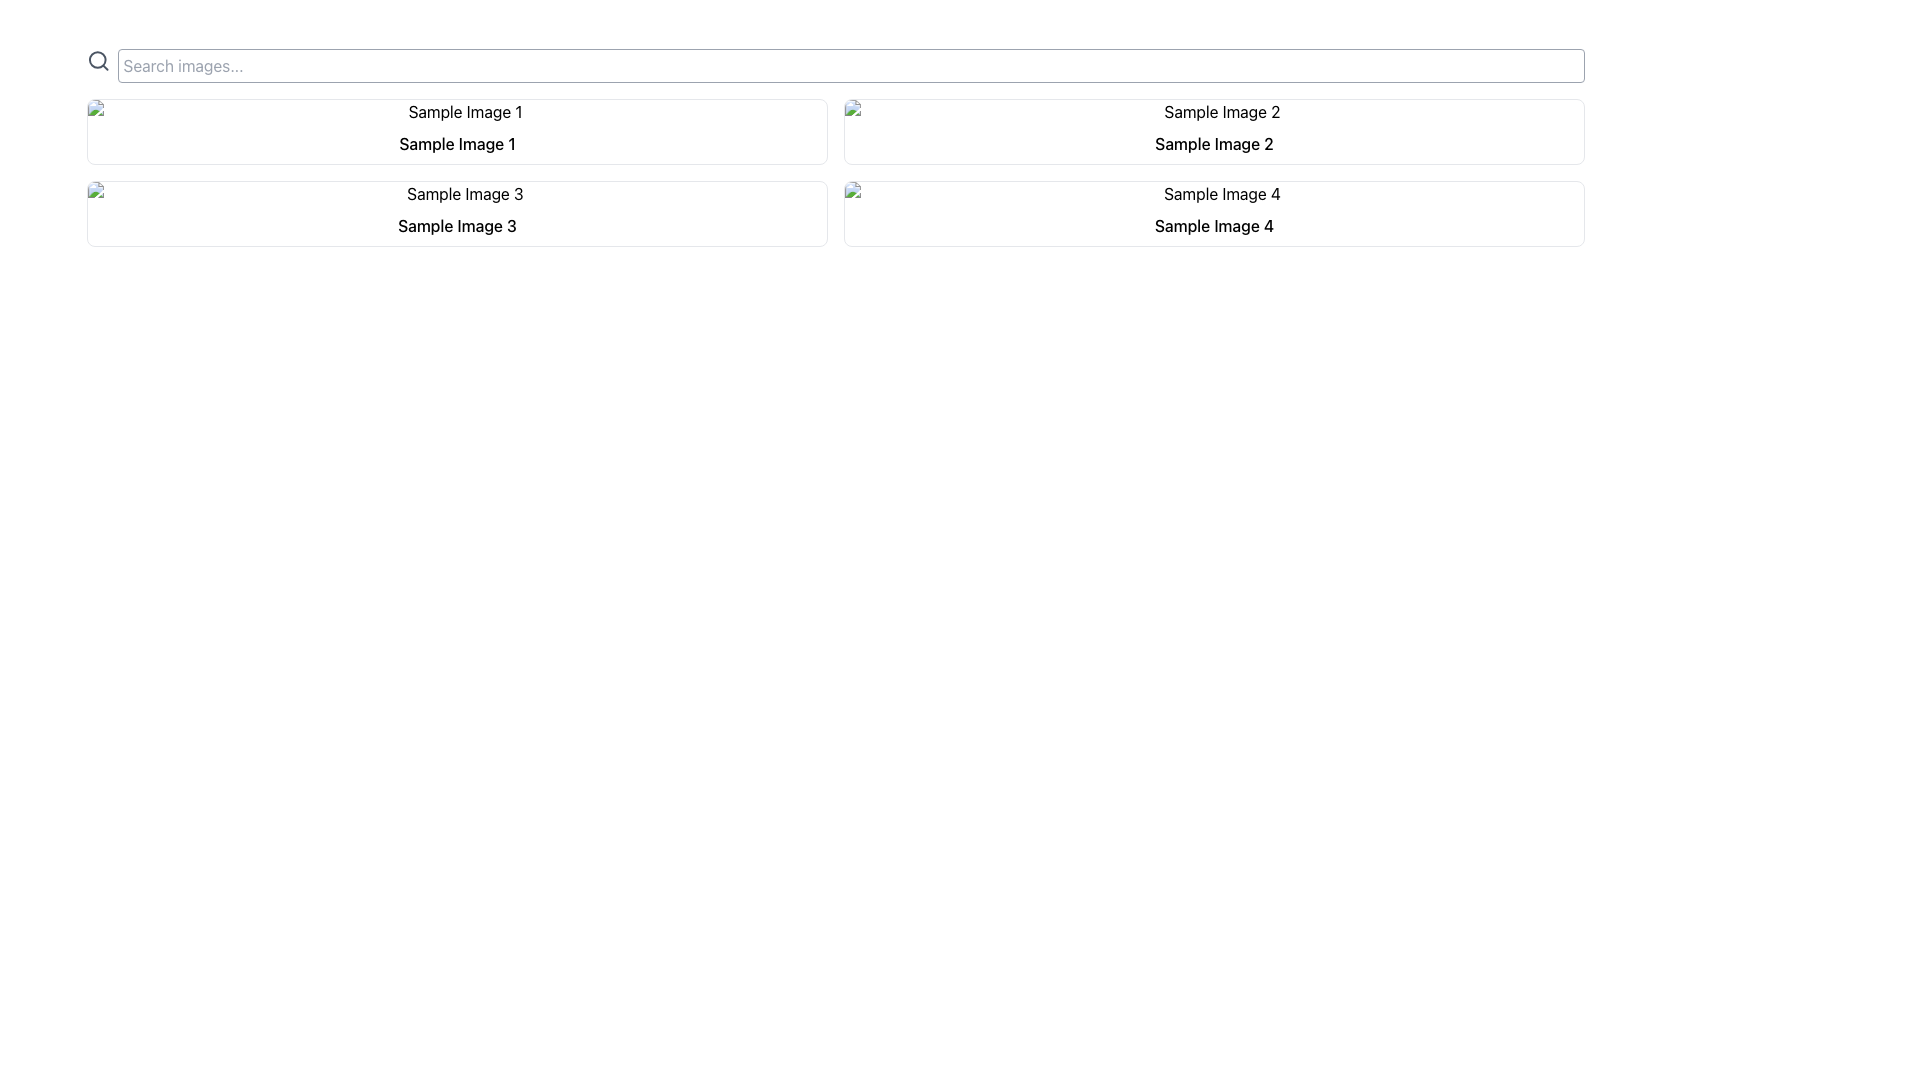 This screenshot has width=1920, height=1080. I want to click on the Card element located in the second row and first column of the grid layout, so click(456, 213).